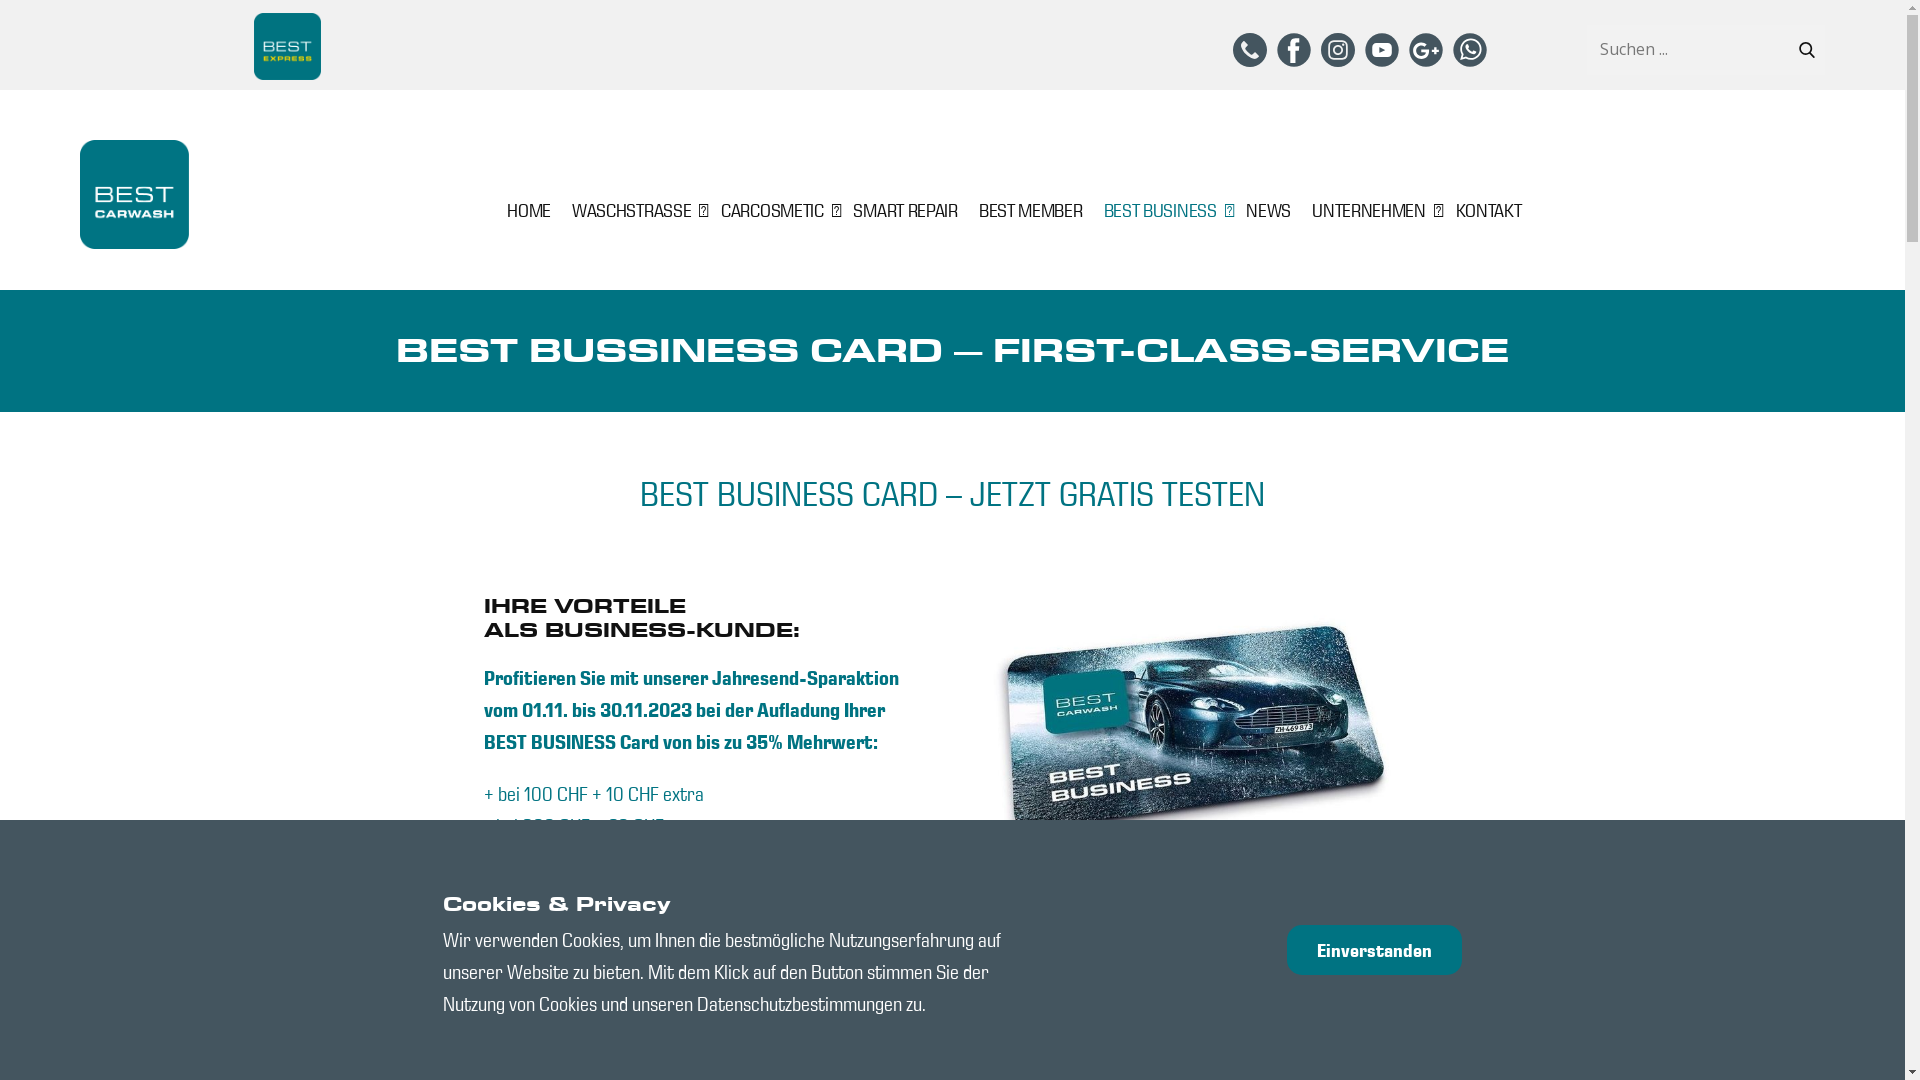 The width and height of the screenshot is (1920, 1080). Describe the element at coordinates (1031, 210) in the screenshot. I see `'BEST MEMBER'` at that location.